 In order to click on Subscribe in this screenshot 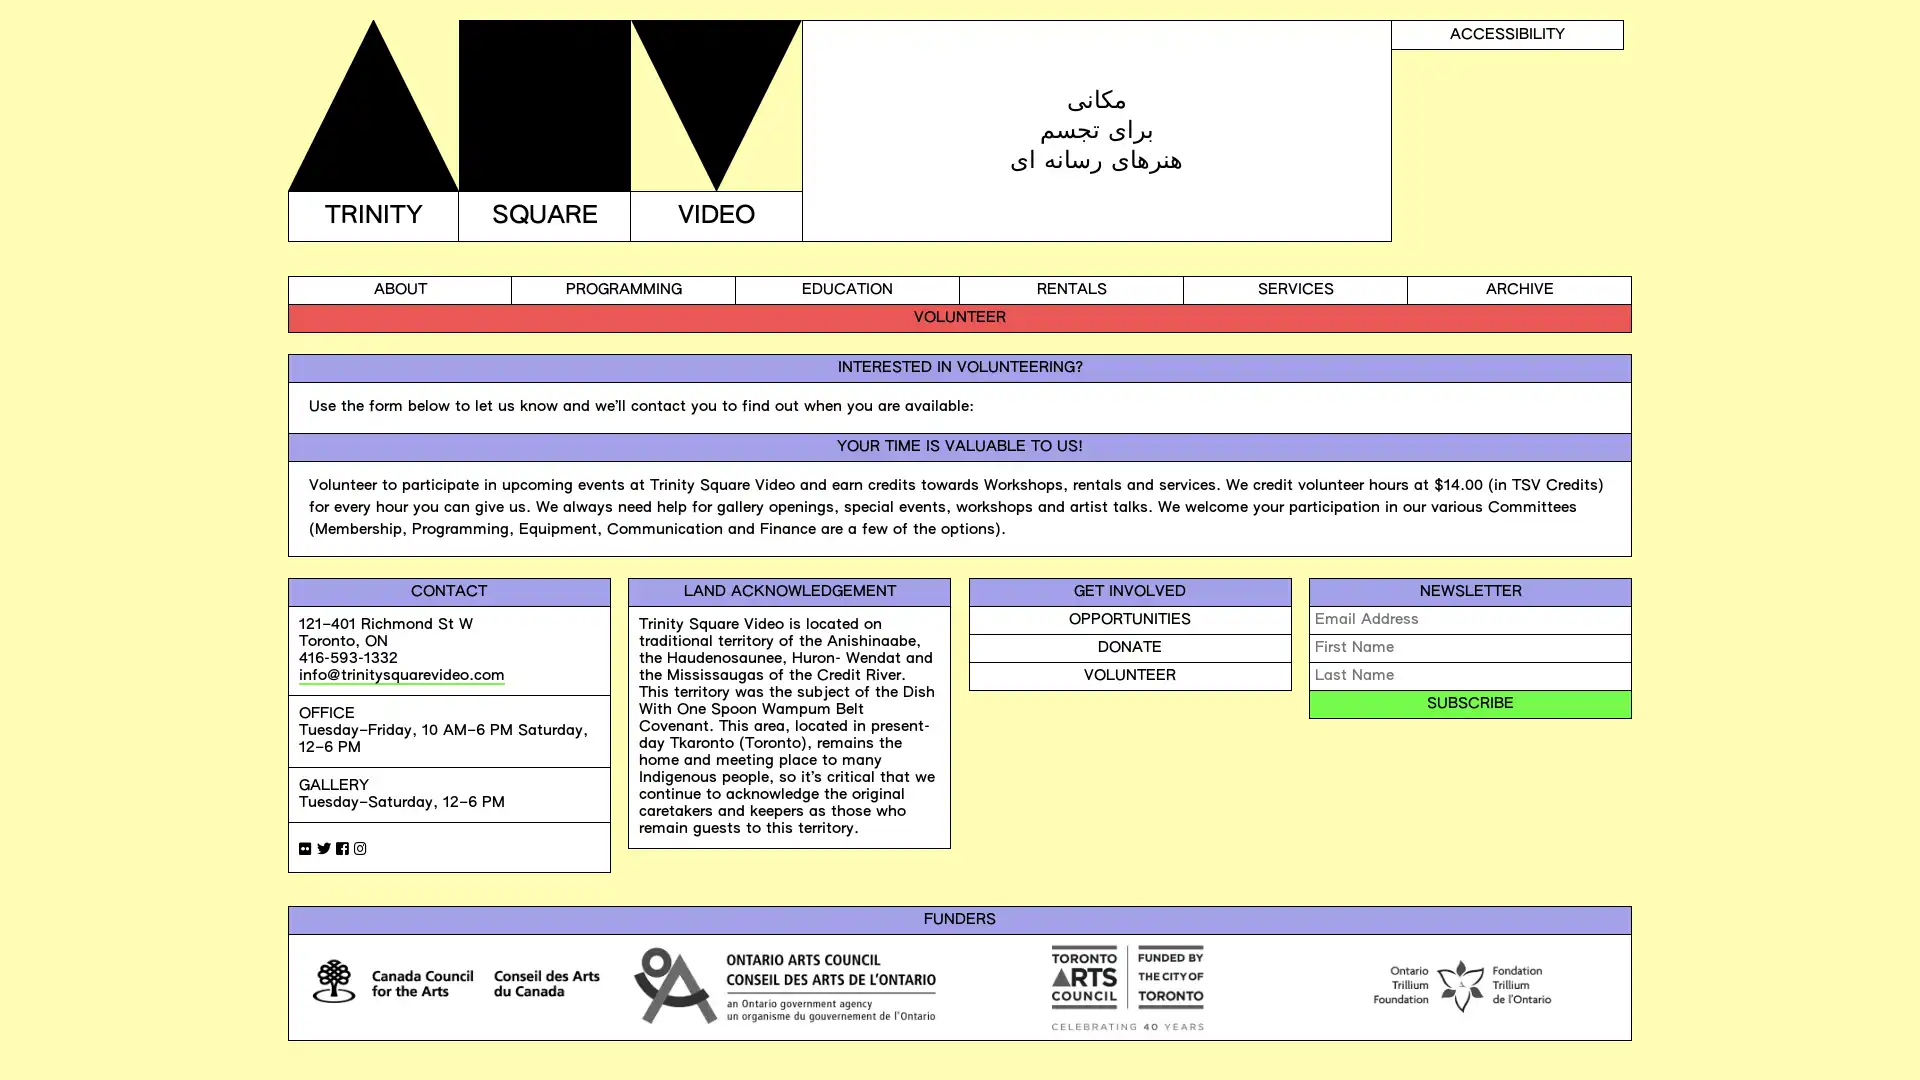, I will do `click(1470, 702)`.